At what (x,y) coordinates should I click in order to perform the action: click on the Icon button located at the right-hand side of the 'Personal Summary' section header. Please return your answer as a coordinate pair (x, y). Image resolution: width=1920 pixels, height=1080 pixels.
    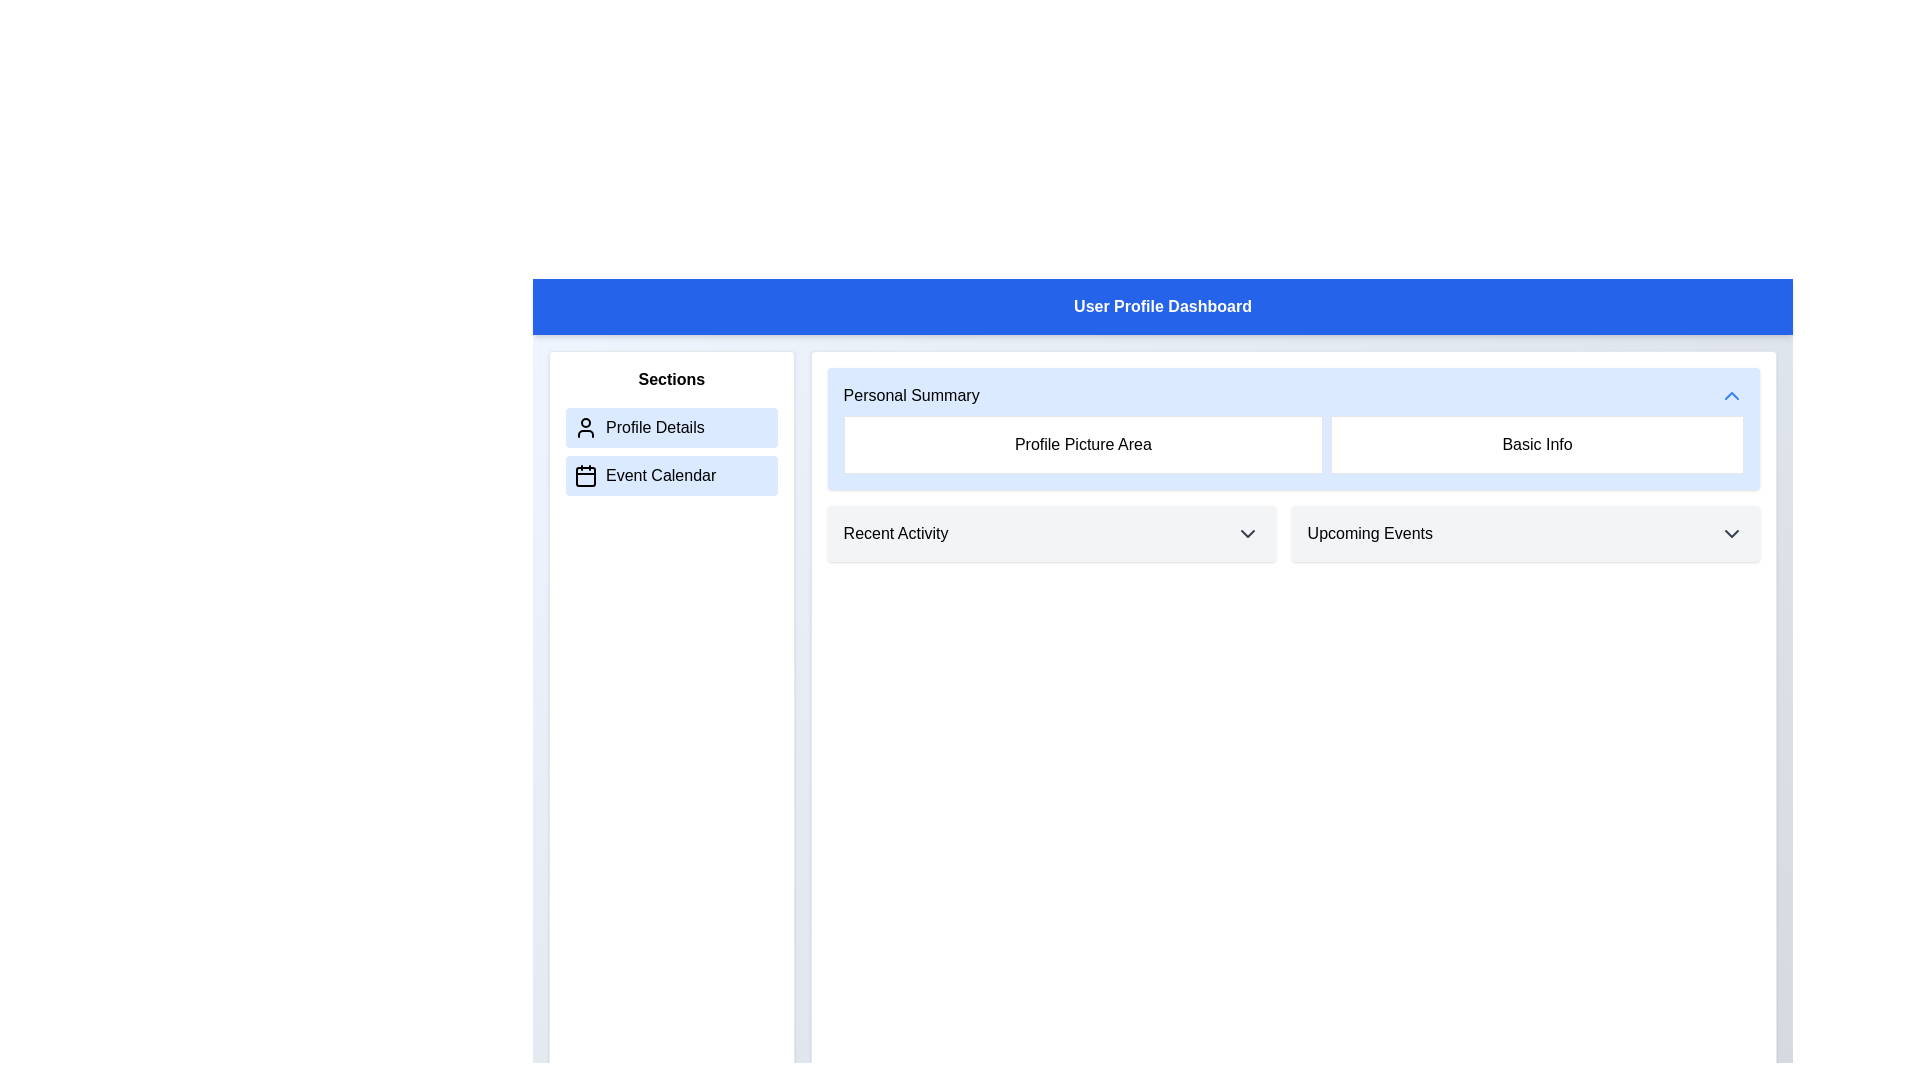
    Looking at the image, I should click on (1731, 396).